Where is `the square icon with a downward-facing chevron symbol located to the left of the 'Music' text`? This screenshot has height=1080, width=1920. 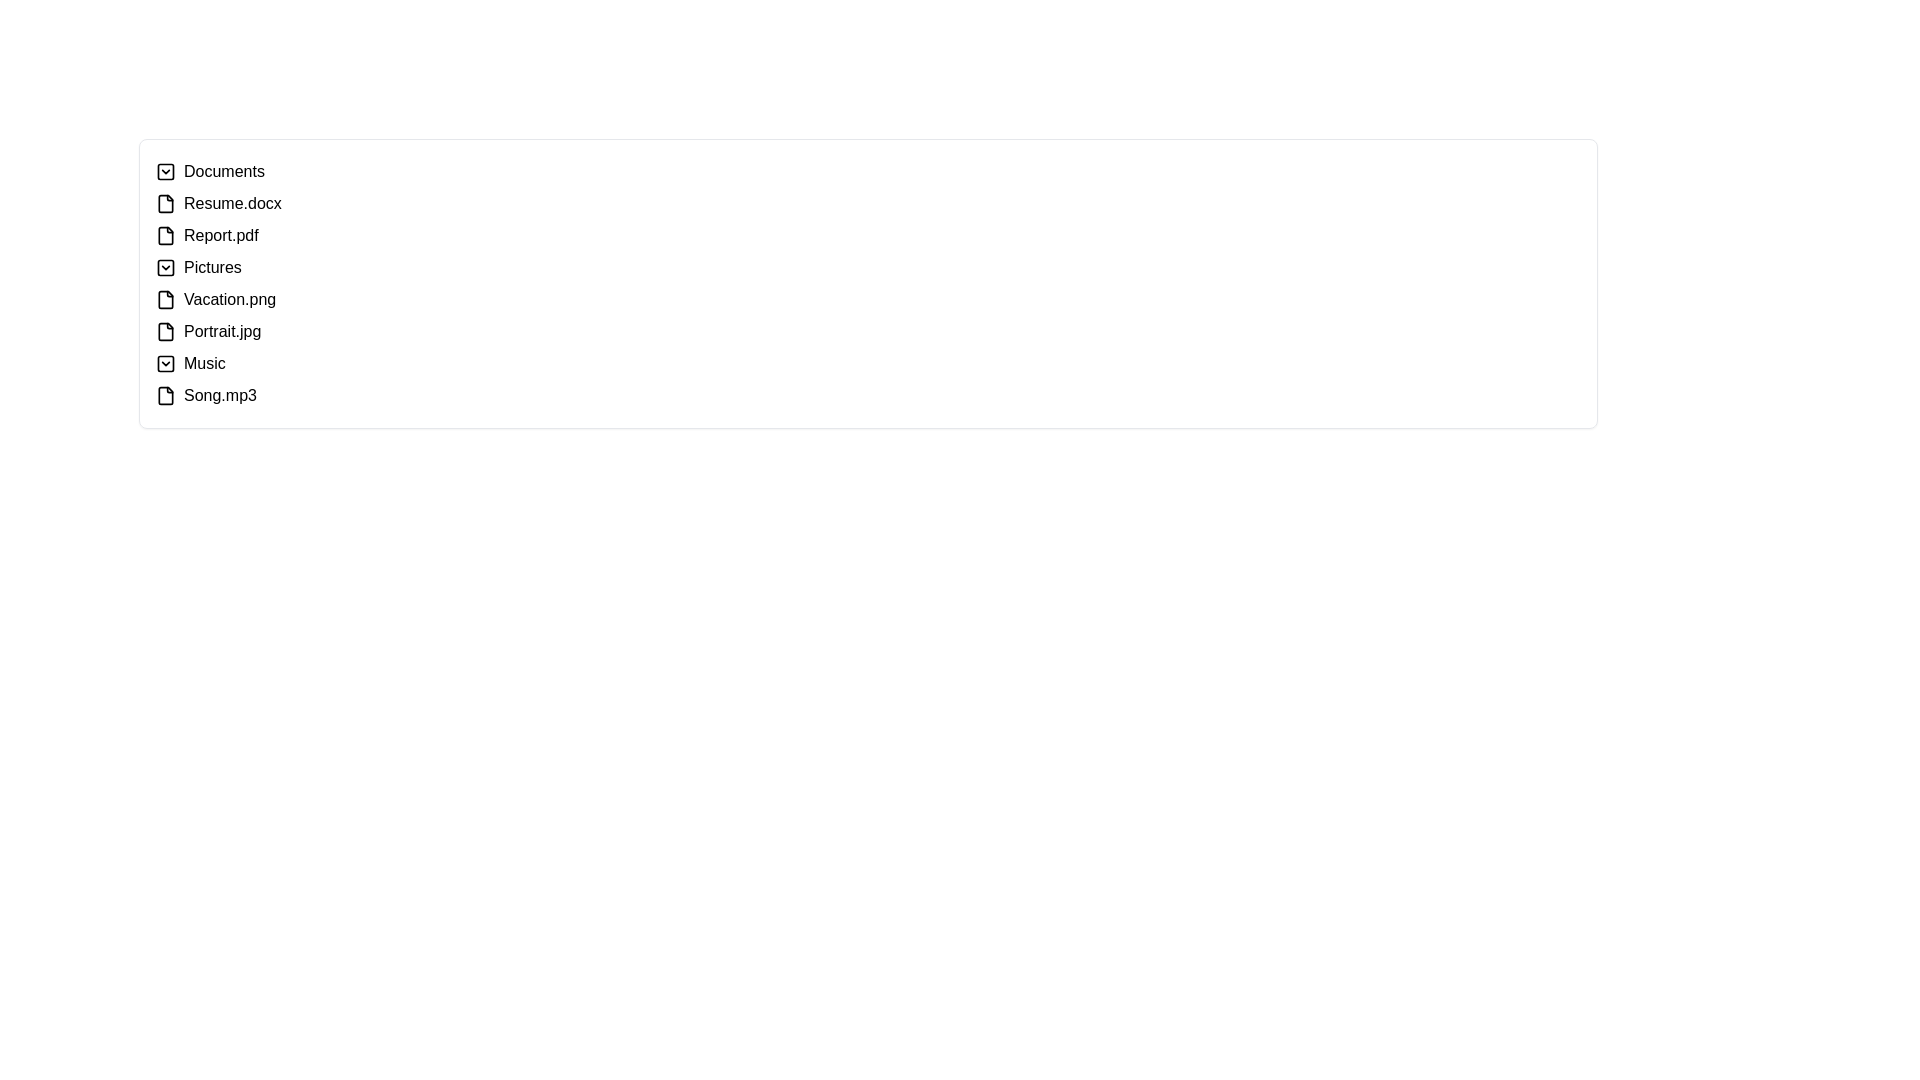
the square icon with a downward-facing chevron symbol located to the left of the 'Music' text is located at coordinates (166, 363).